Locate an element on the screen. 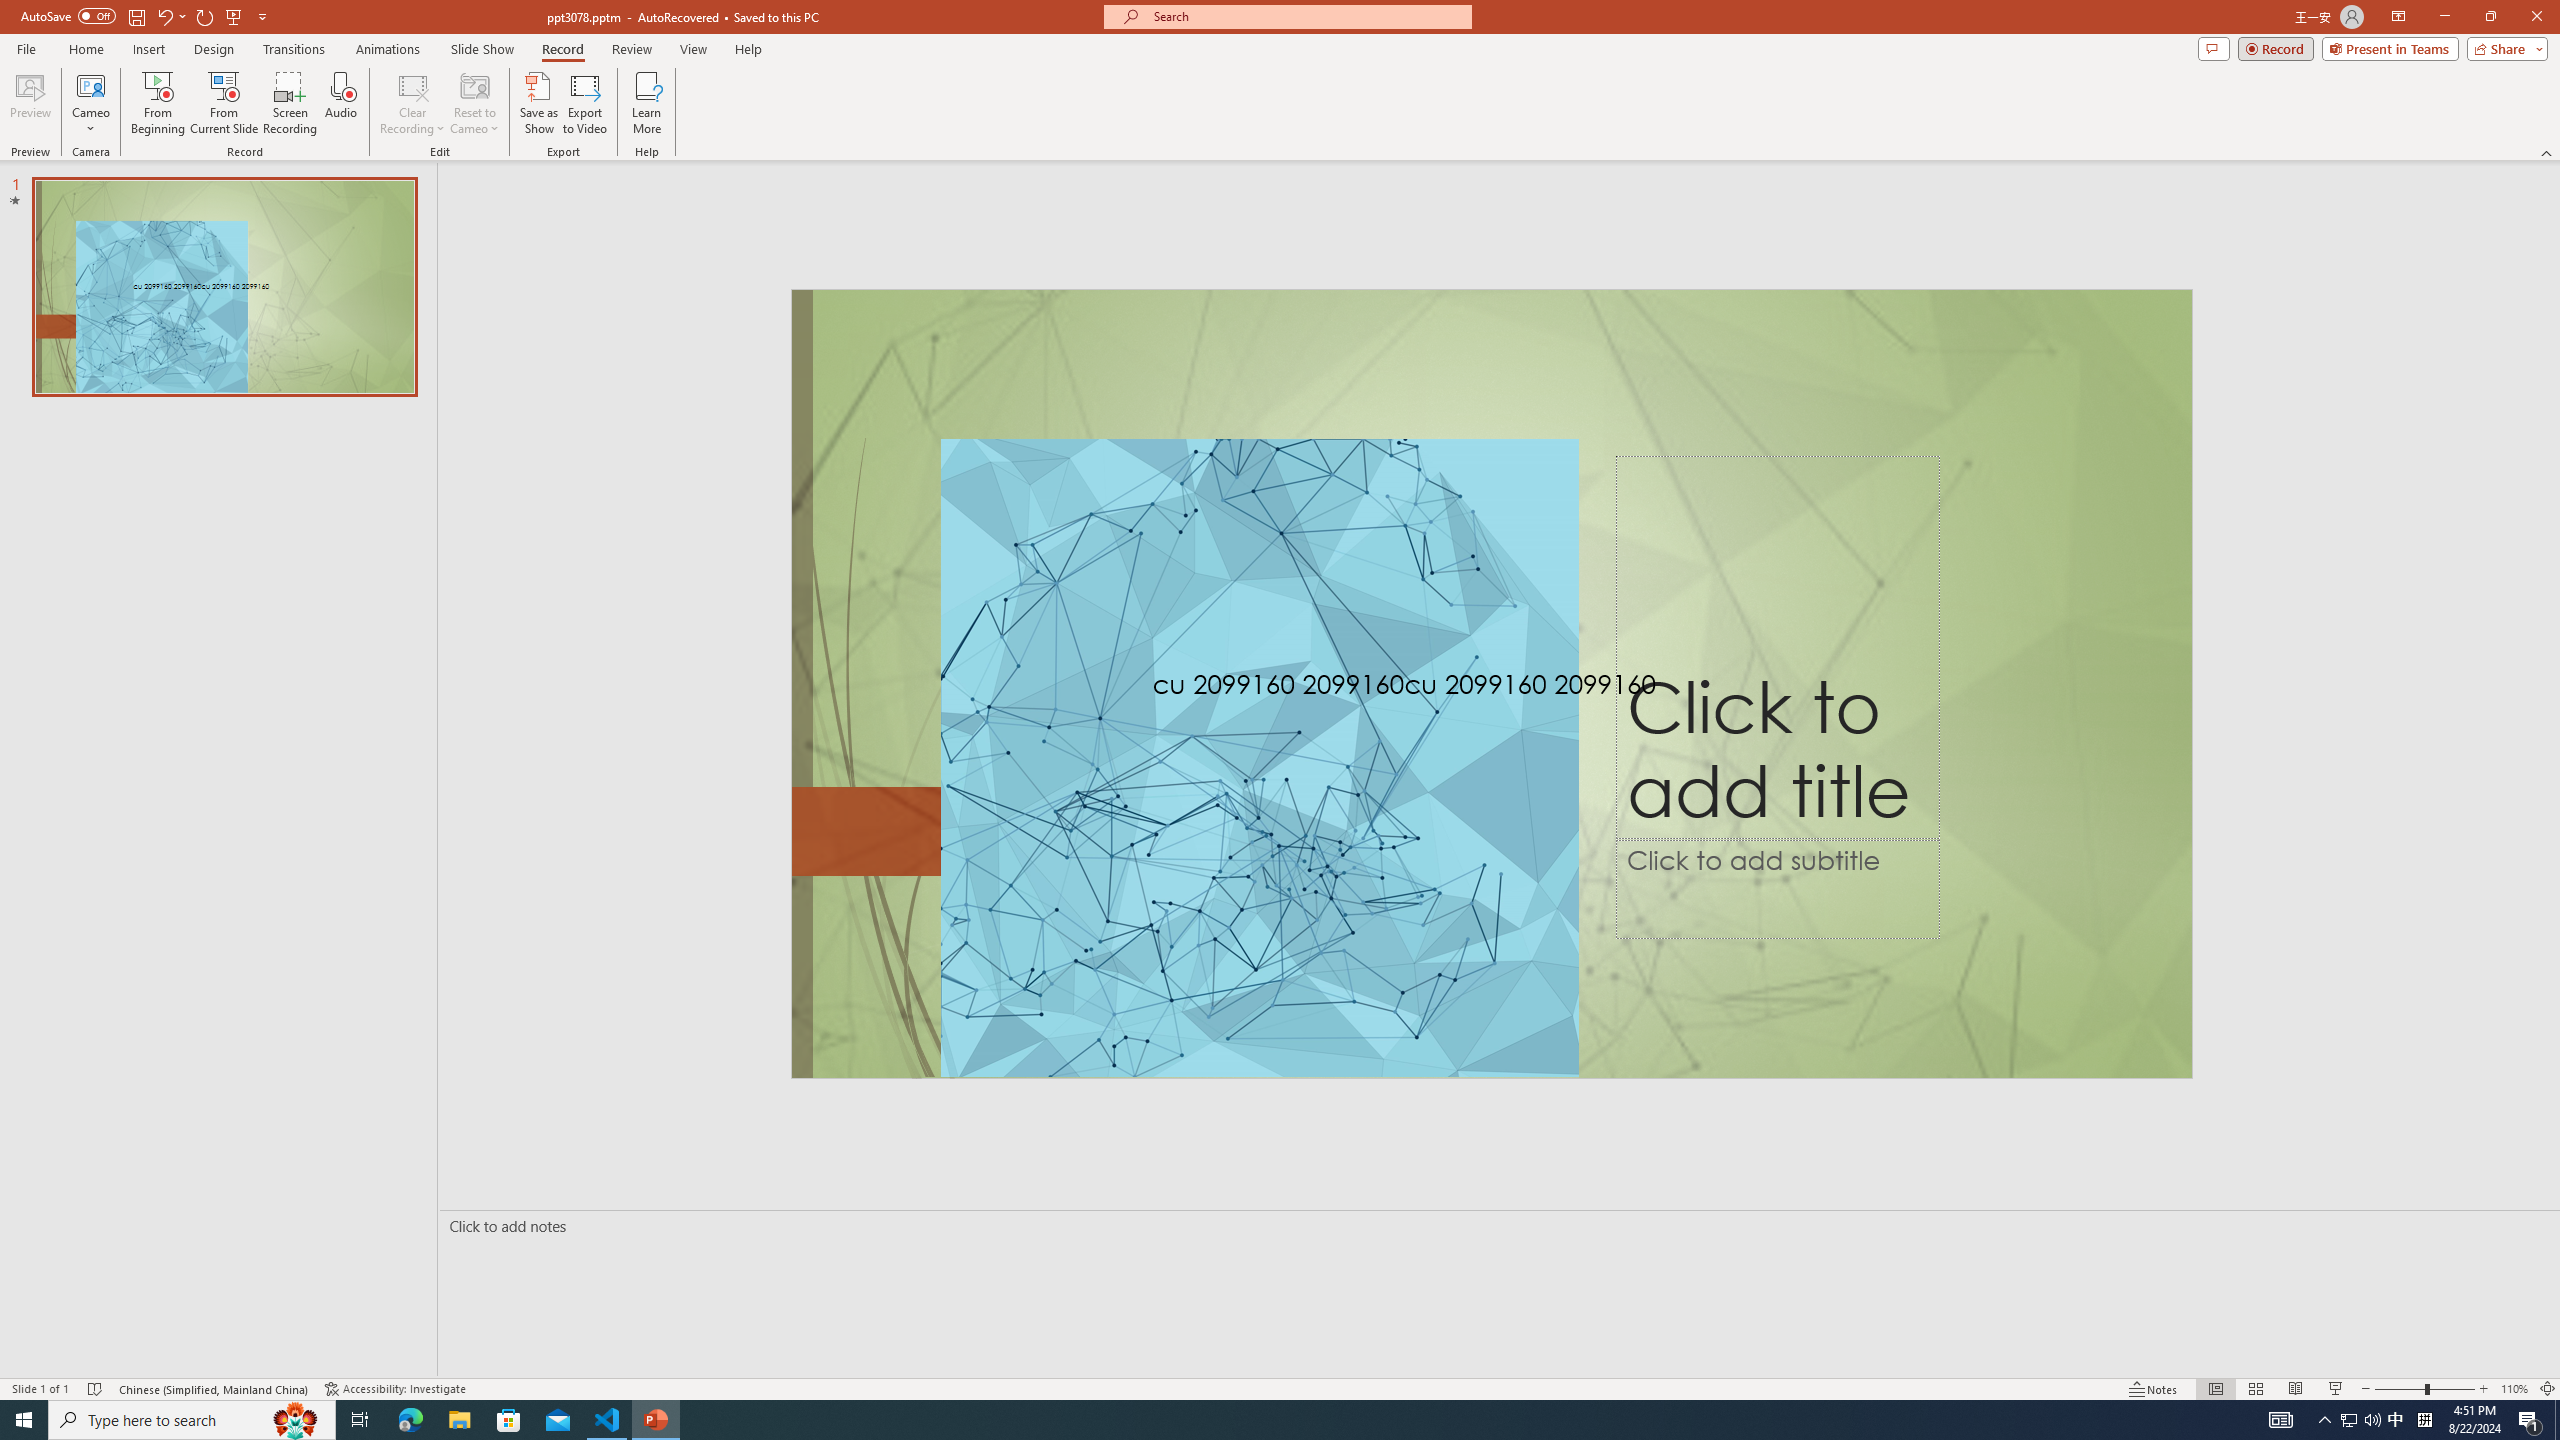 The width and height of the screenshot is (2560, 1440). 'Zoom In' is located at coordinates (2483, 1389).